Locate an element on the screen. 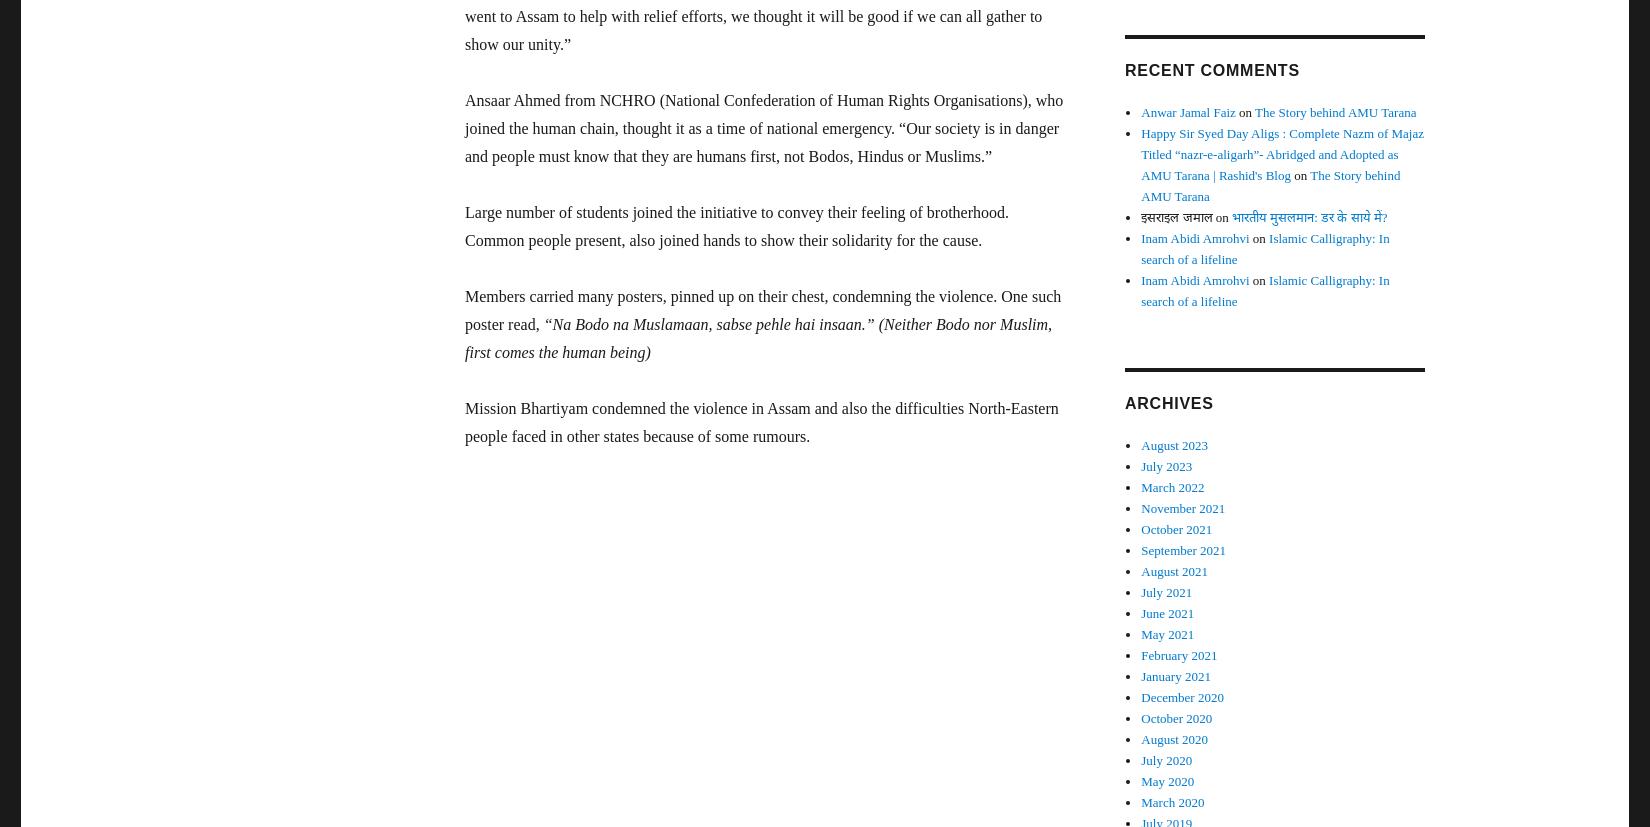 The image size is (1650, 827). 'May 2020' is located at coordinates (1167, 781).